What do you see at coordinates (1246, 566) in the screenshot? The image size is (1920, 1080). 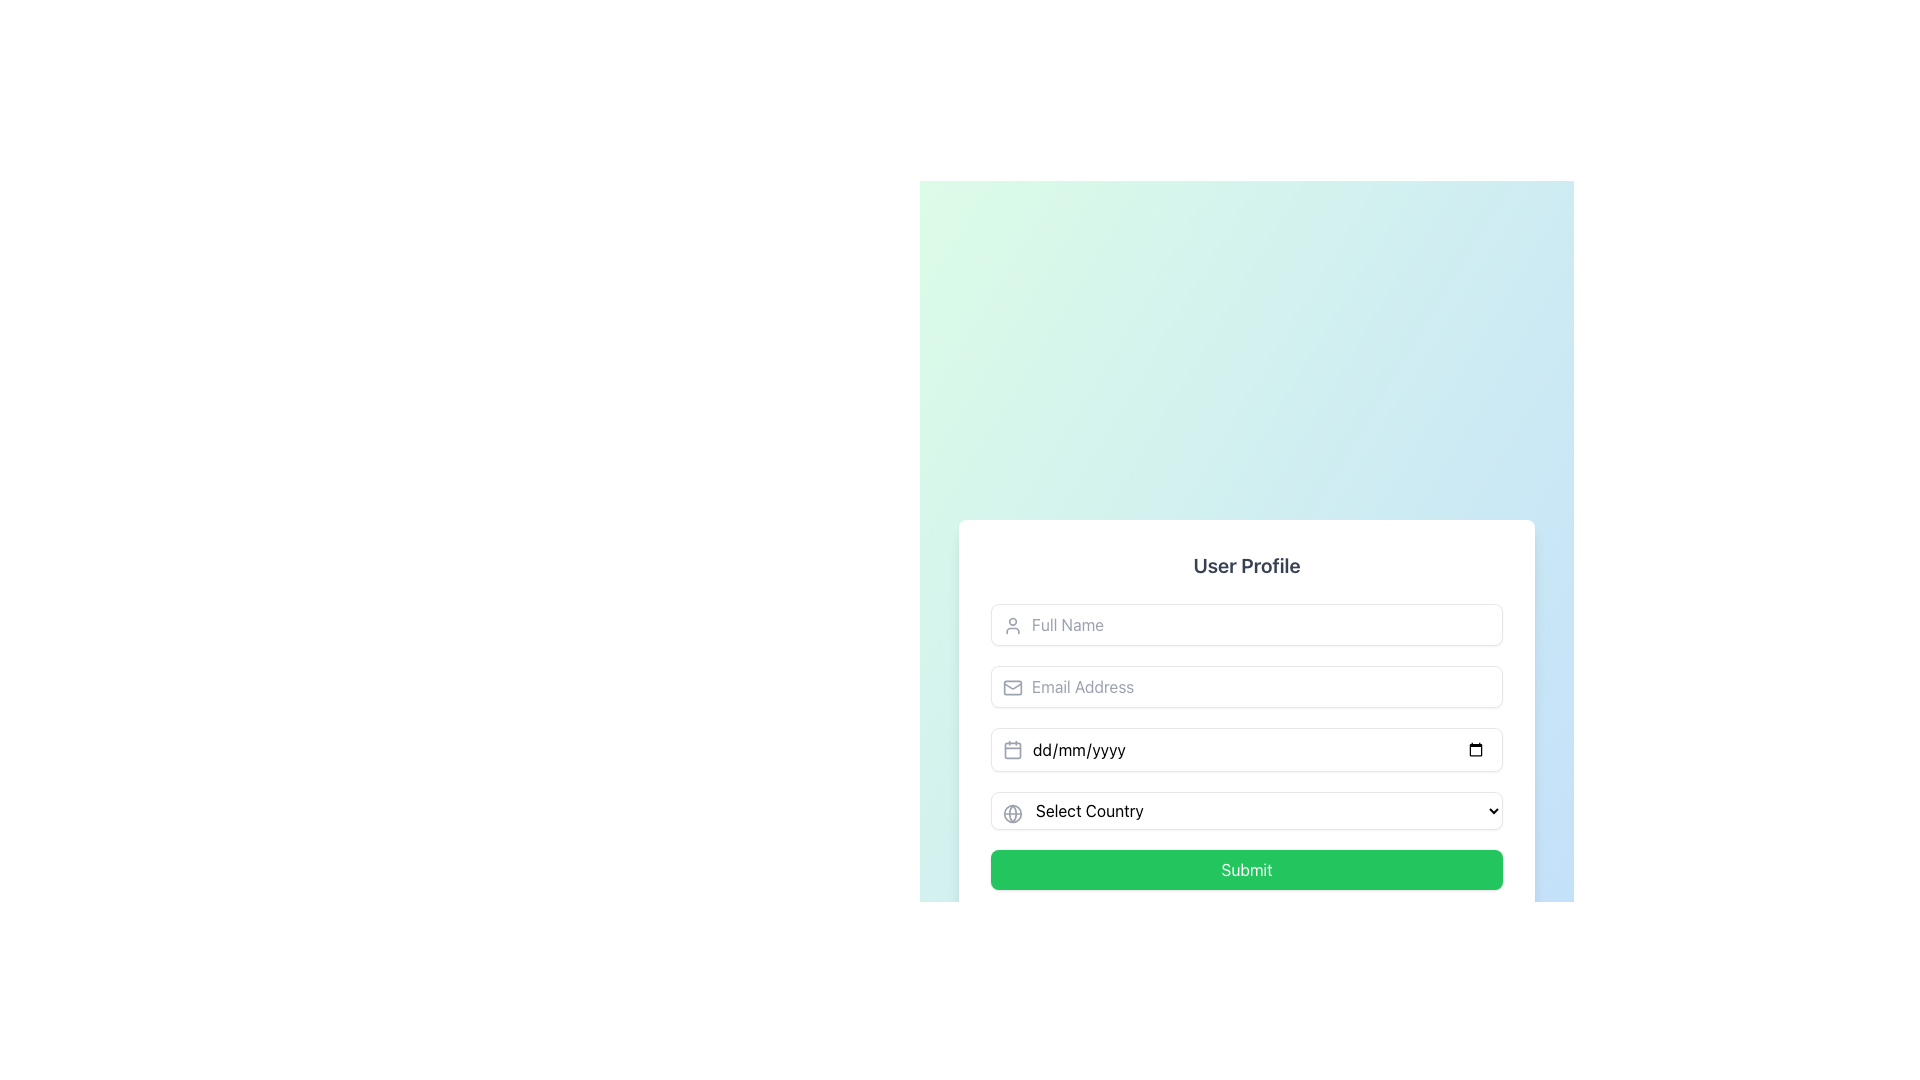 I see `text of the title or header located at the top of the user profile section card` at bounding box center [1246, 566].